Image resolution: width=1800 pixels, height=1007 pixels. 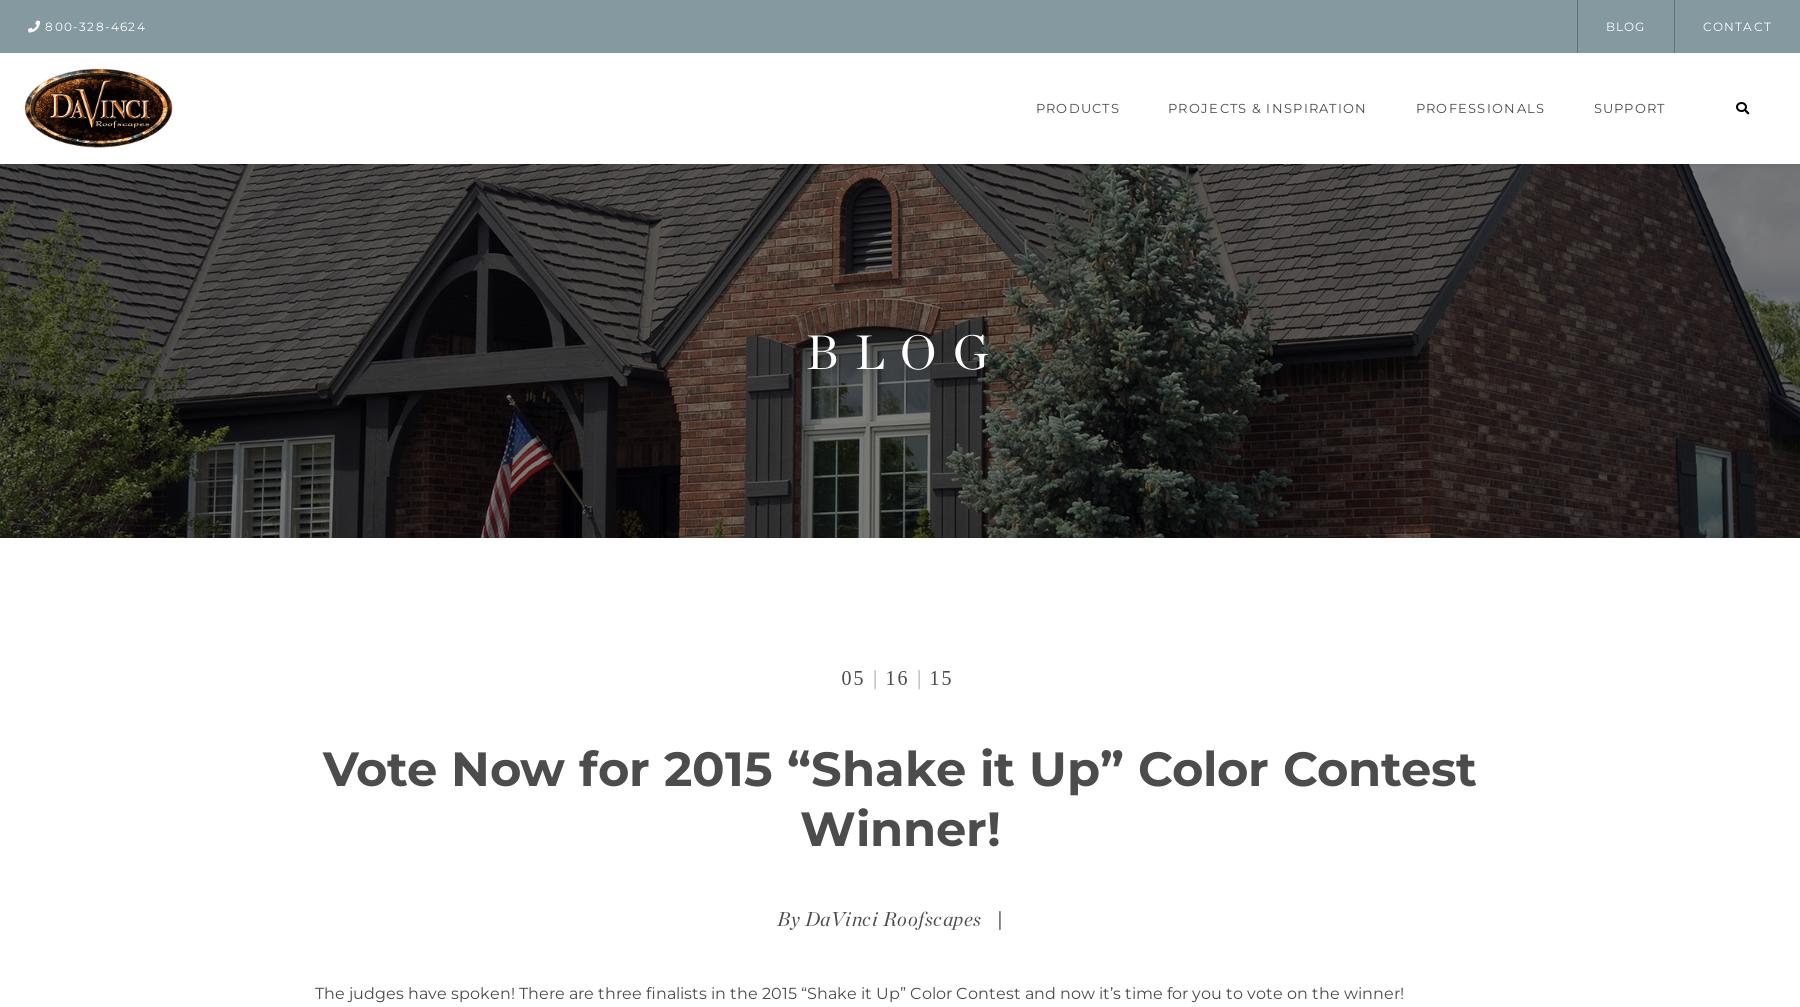 What do you see at coordinates (1267, 107) in the screenshot?
I see `'Projects & Inspiration'` at bounding box center [1267, 107].